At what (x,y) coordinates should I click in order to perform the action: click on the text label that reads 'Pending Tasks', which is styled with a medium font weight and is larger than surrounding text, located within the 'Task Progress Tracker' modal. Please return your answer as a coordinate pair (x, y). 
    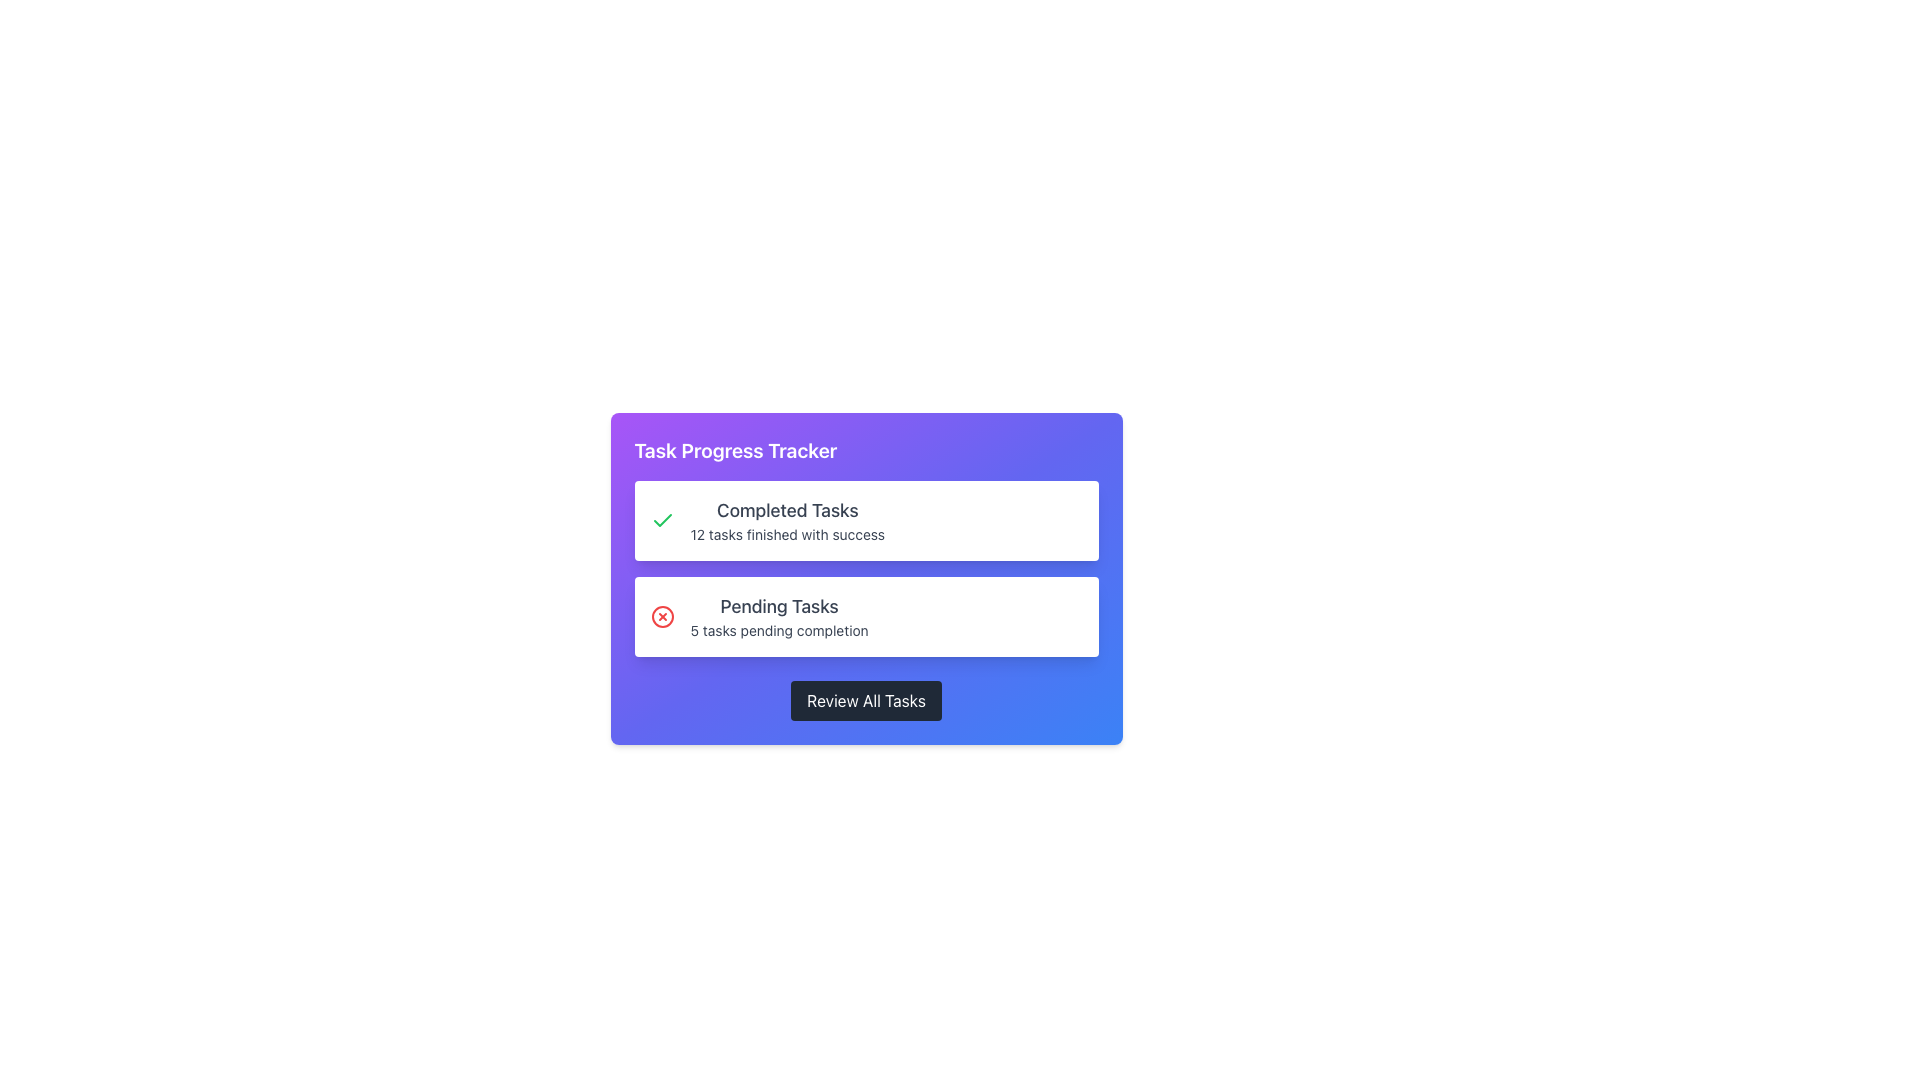
    Looking at the image, I should click on (778, 605).